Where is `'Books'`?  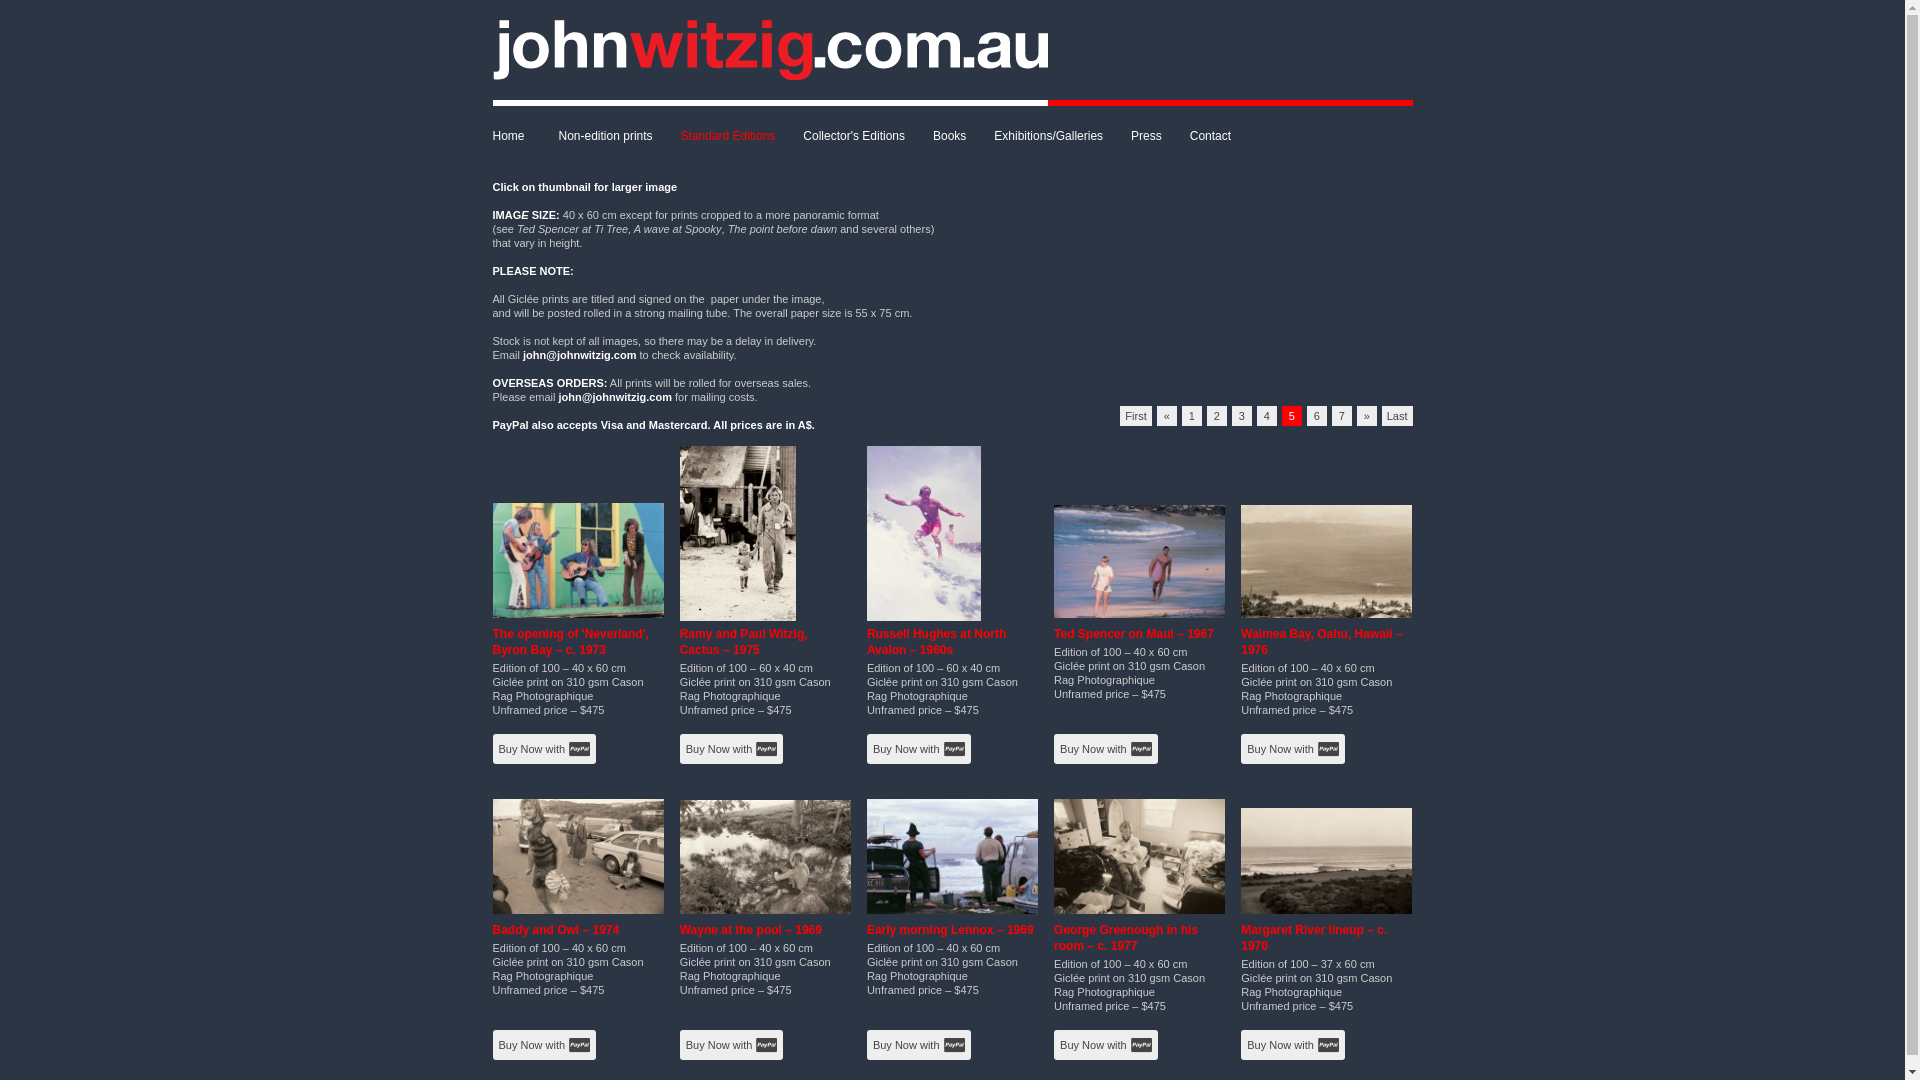 'Books' is located at coordinates (948, 135).